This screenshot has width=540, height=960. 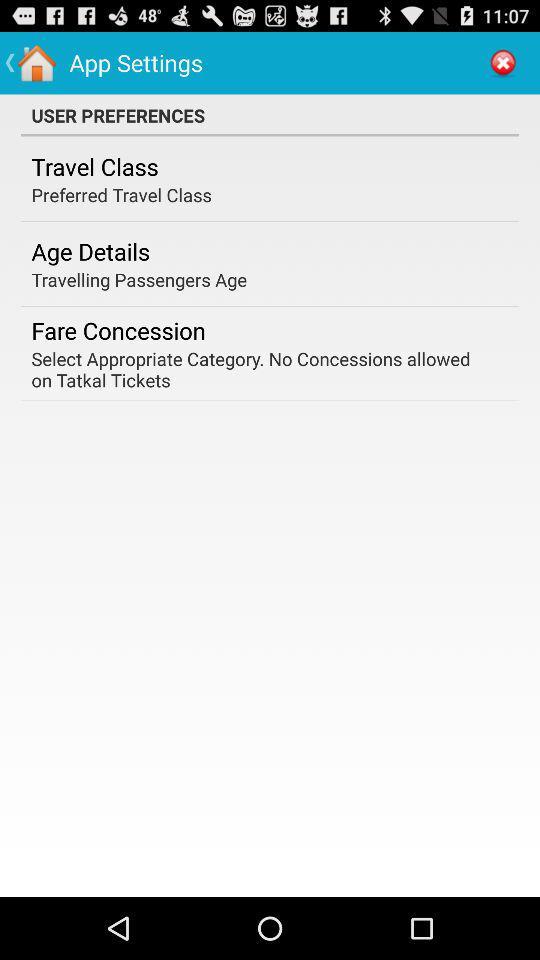 What do you see at coordinates (270, 115) in the screenshot?
I see `the item at the top` at bounding box center [270, 115].